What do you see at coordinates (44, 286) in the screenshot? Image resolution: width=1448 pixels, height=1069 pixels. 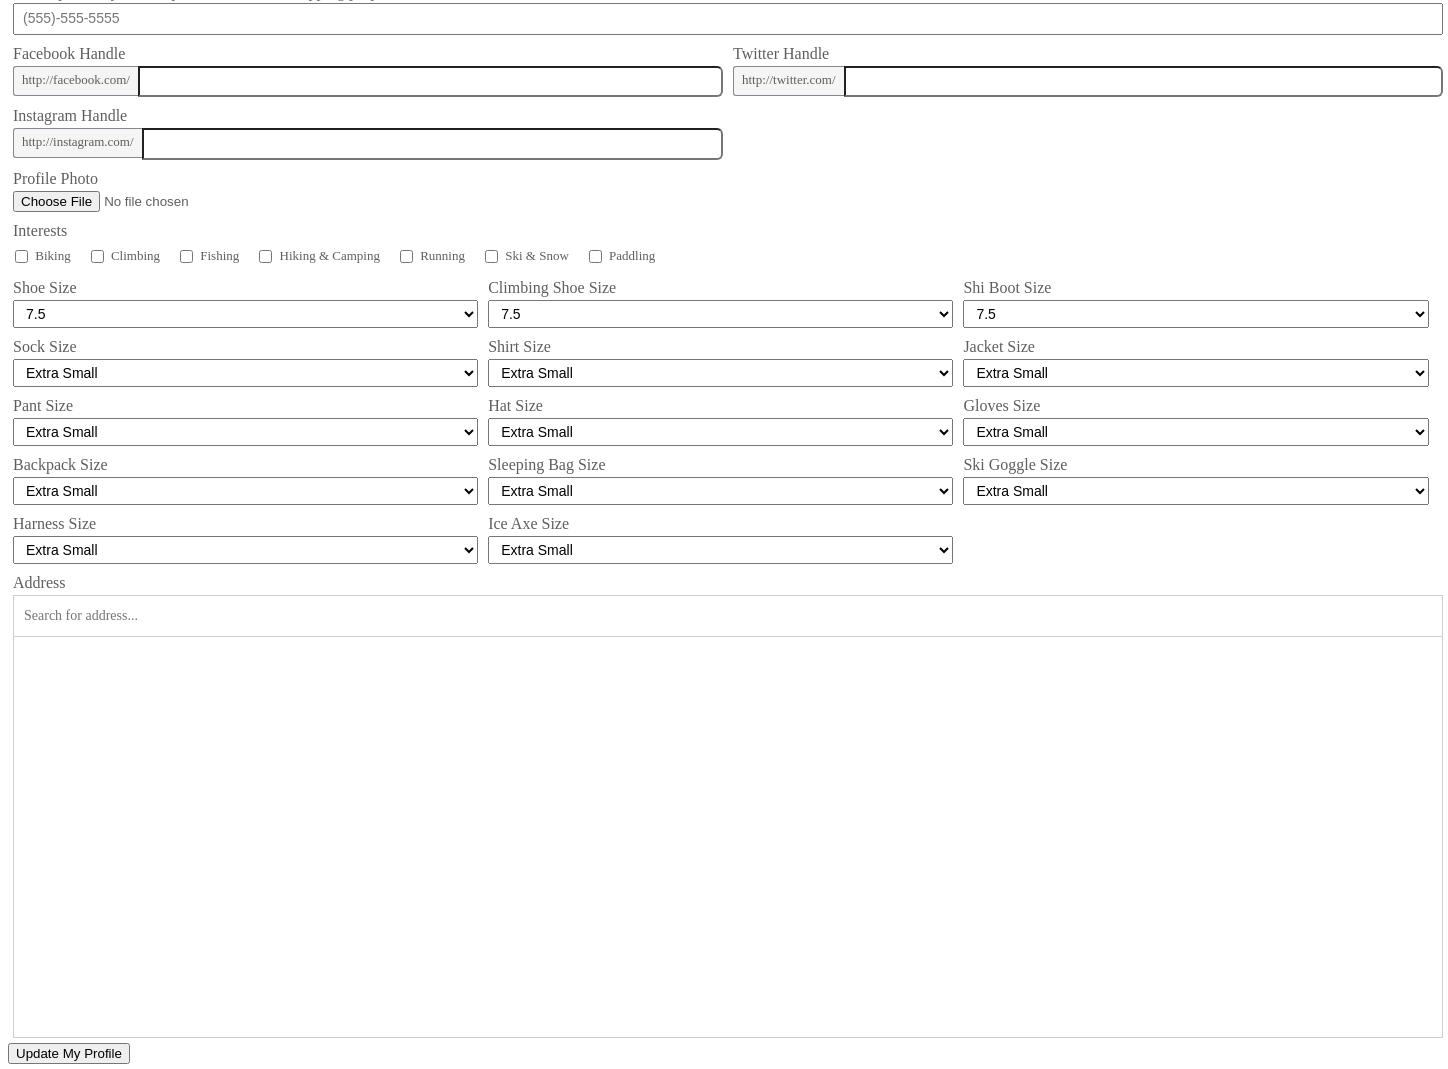 I see `'Shoe Size'` at bounding box center [44, 286].